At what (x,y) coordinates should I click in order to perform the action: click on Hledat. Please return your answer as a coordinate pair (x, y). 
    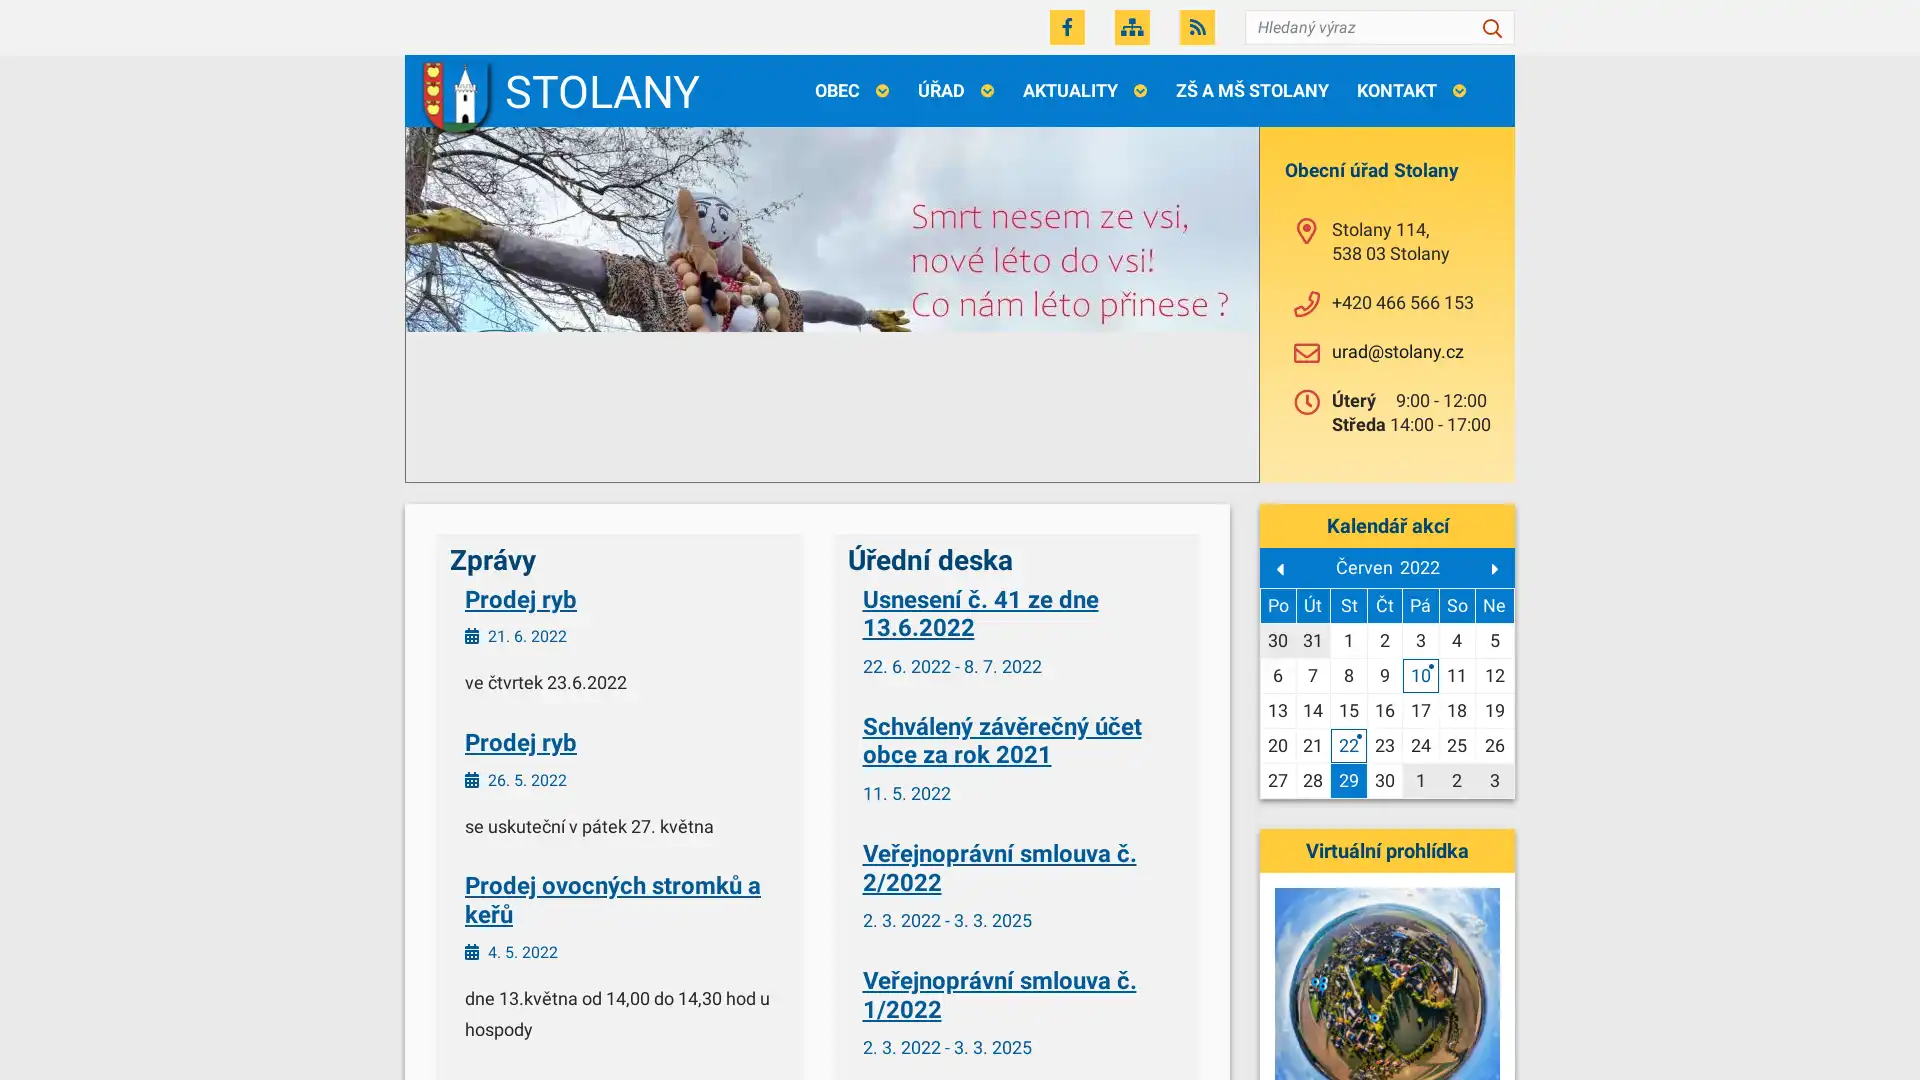
    Looking at the image, I should click on (1492, 27).